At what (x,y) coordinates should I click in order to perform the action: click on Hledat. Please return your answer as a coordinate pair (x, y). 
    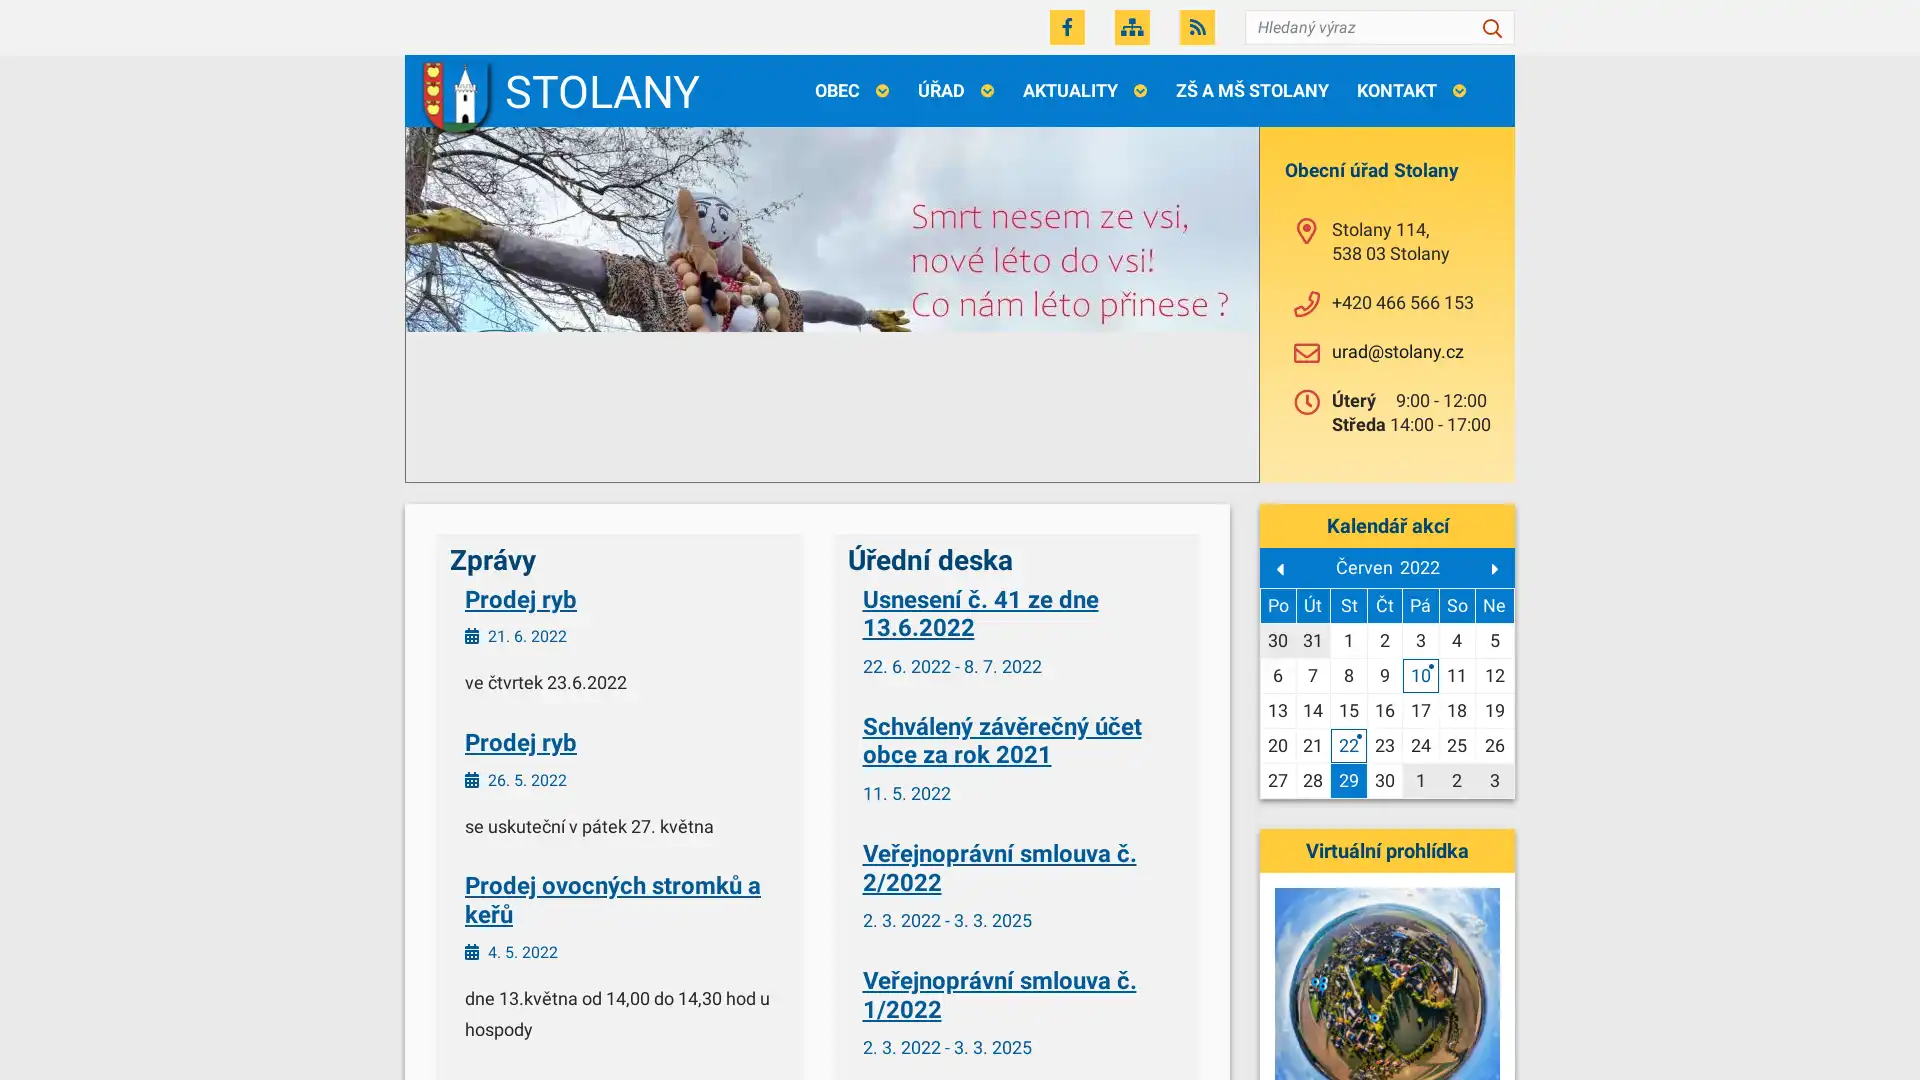
    Looking at the image, I should click on (1492, 27).